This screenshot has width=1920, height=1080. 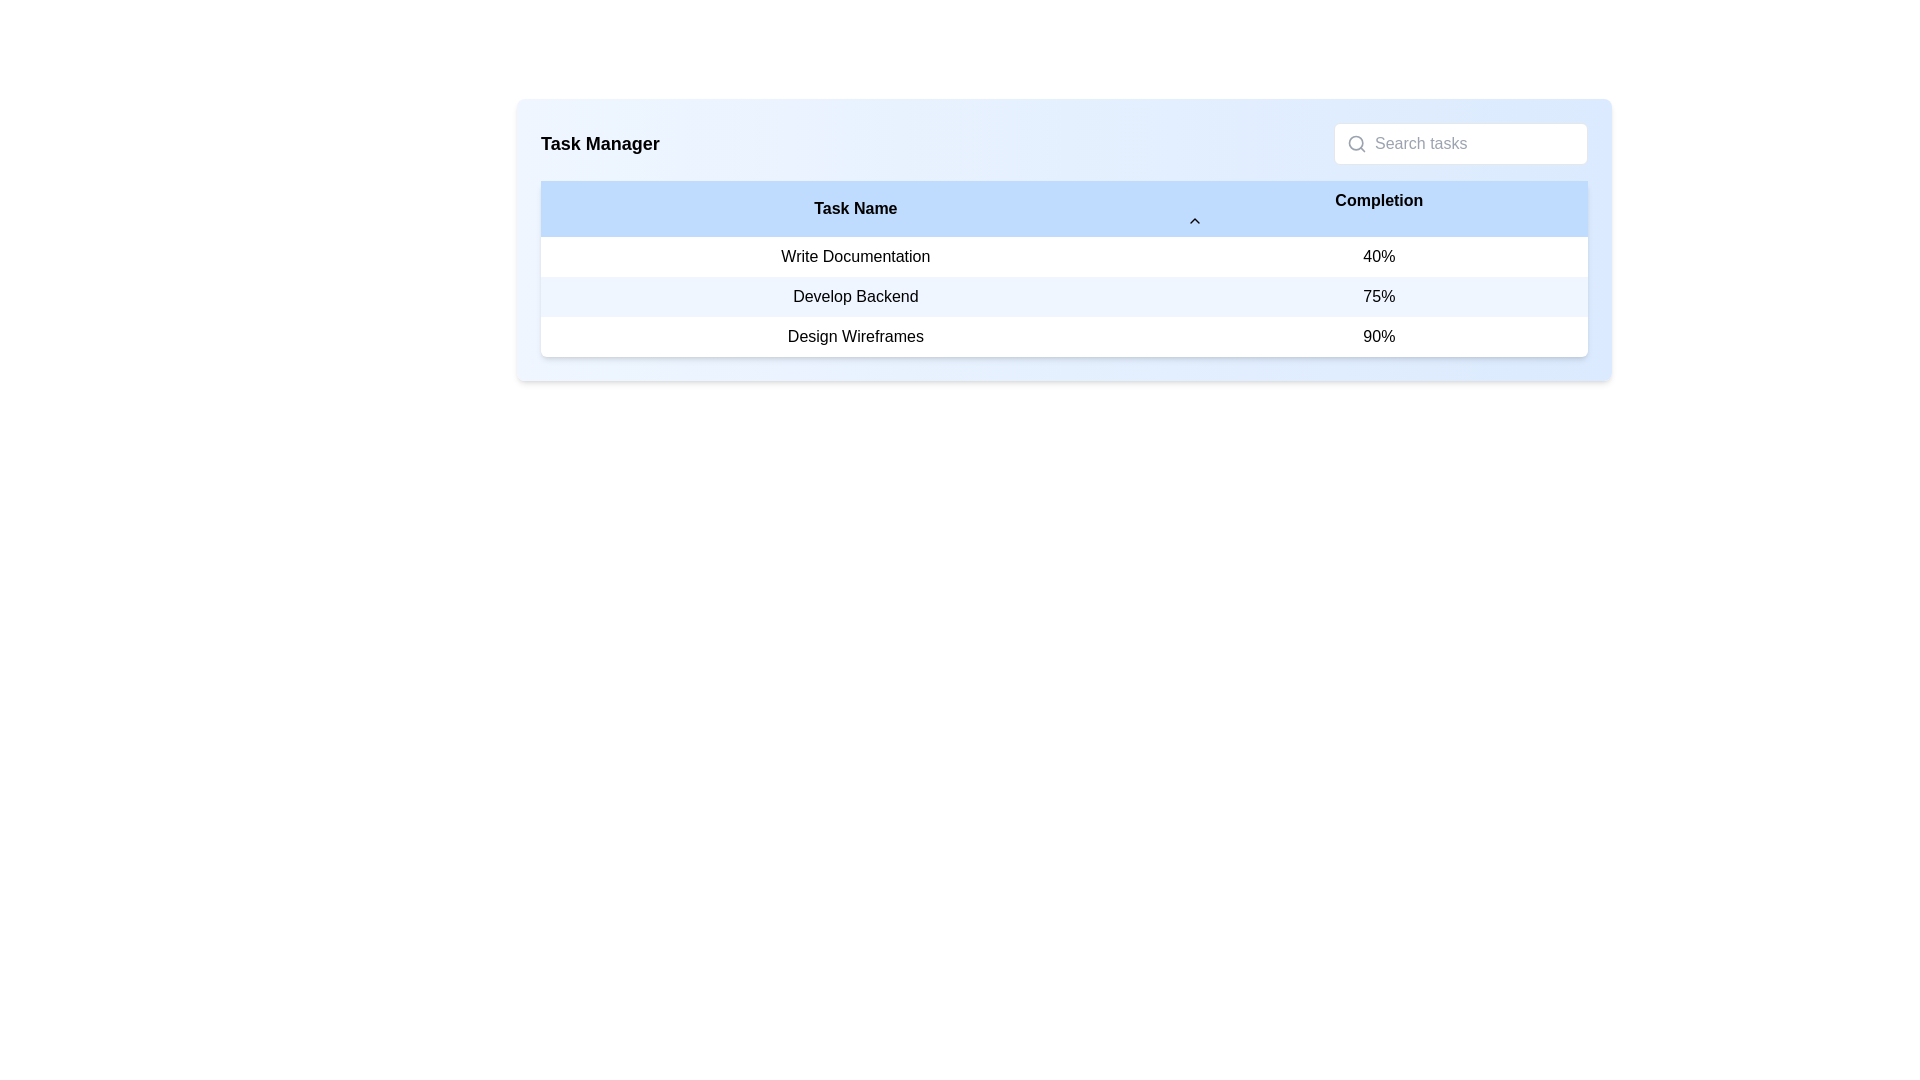 I want to click on the search icon represented by a magnifying glass shape, located to the left of the 'Search tasks' input field in the top-right portion of the page, so click(x=1357, y=142).